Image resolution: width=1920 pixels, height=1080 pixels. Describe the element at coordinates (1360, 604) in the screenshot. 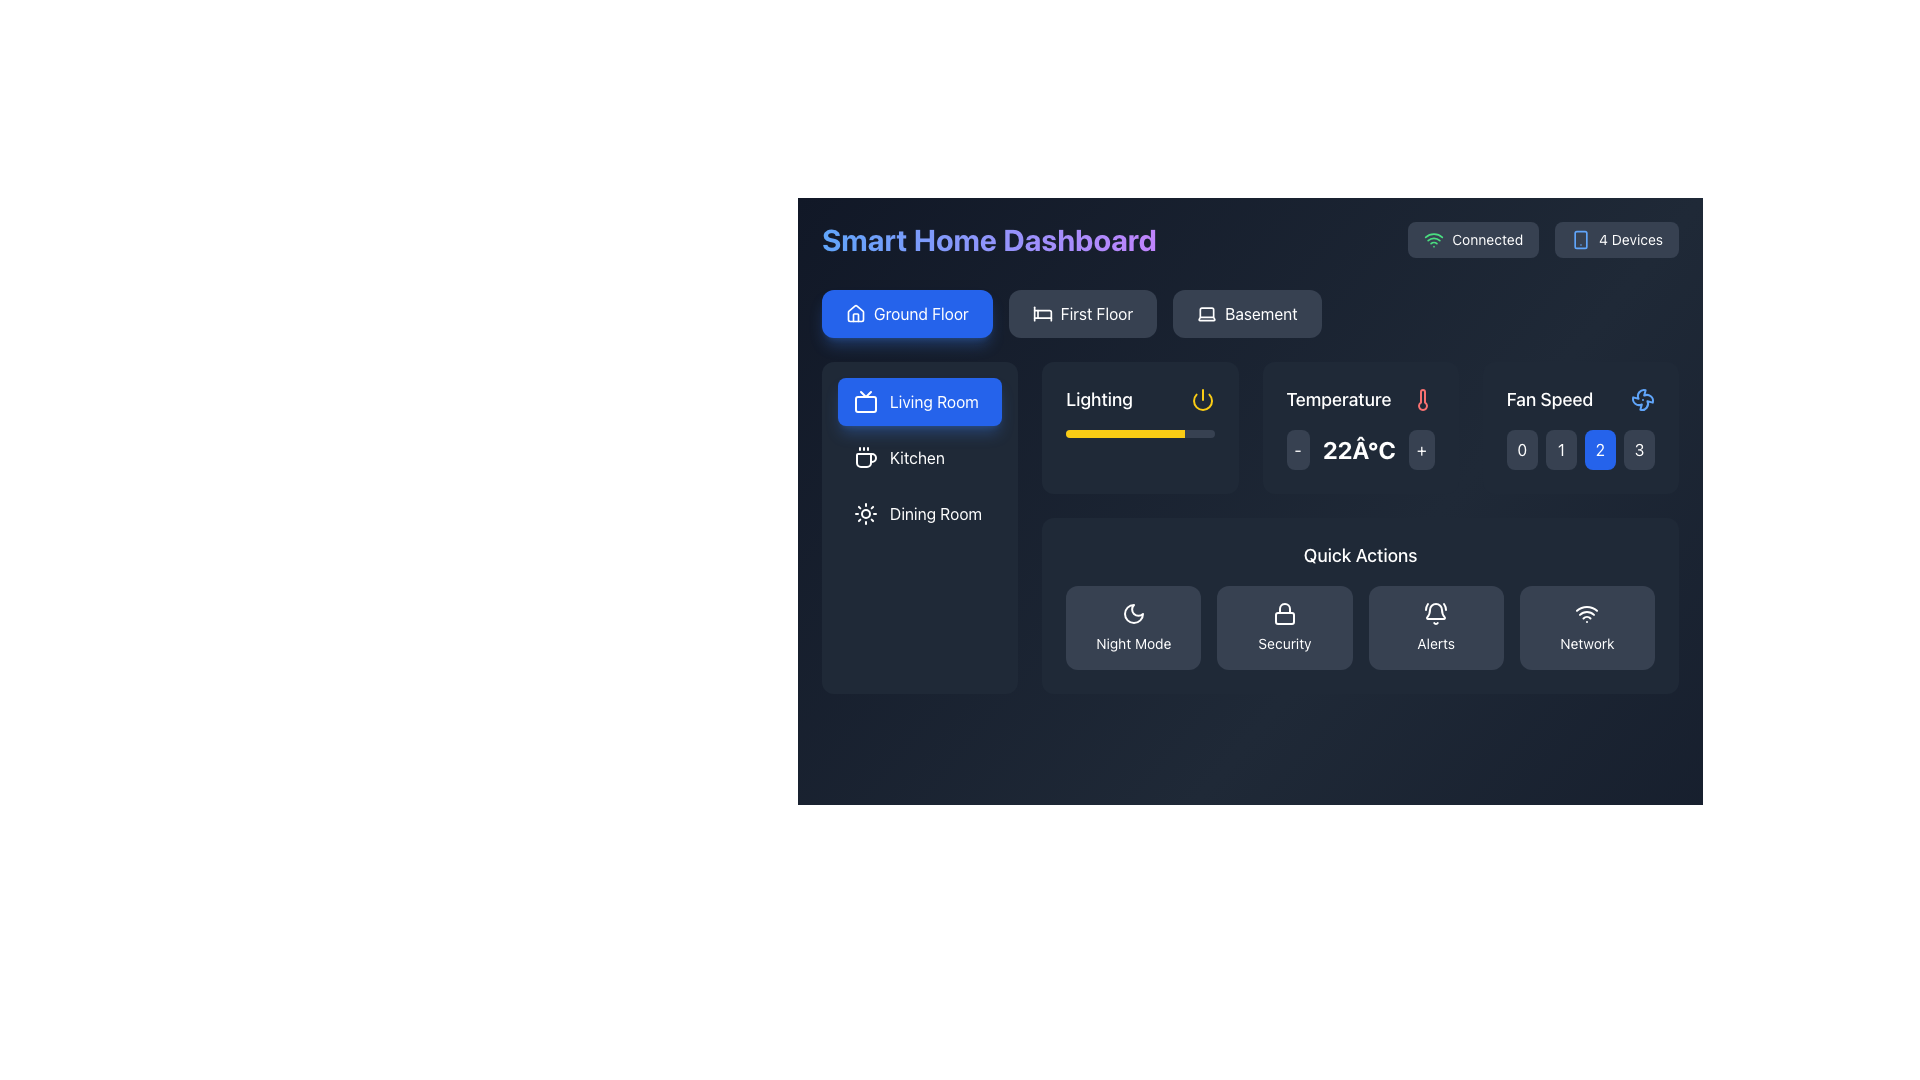

I see `the 'Quick Actions' panel which has a dark gray background and contains interactive items for 'Night Mode', 'Security', 'Alerts', and 'Network'` at that location.